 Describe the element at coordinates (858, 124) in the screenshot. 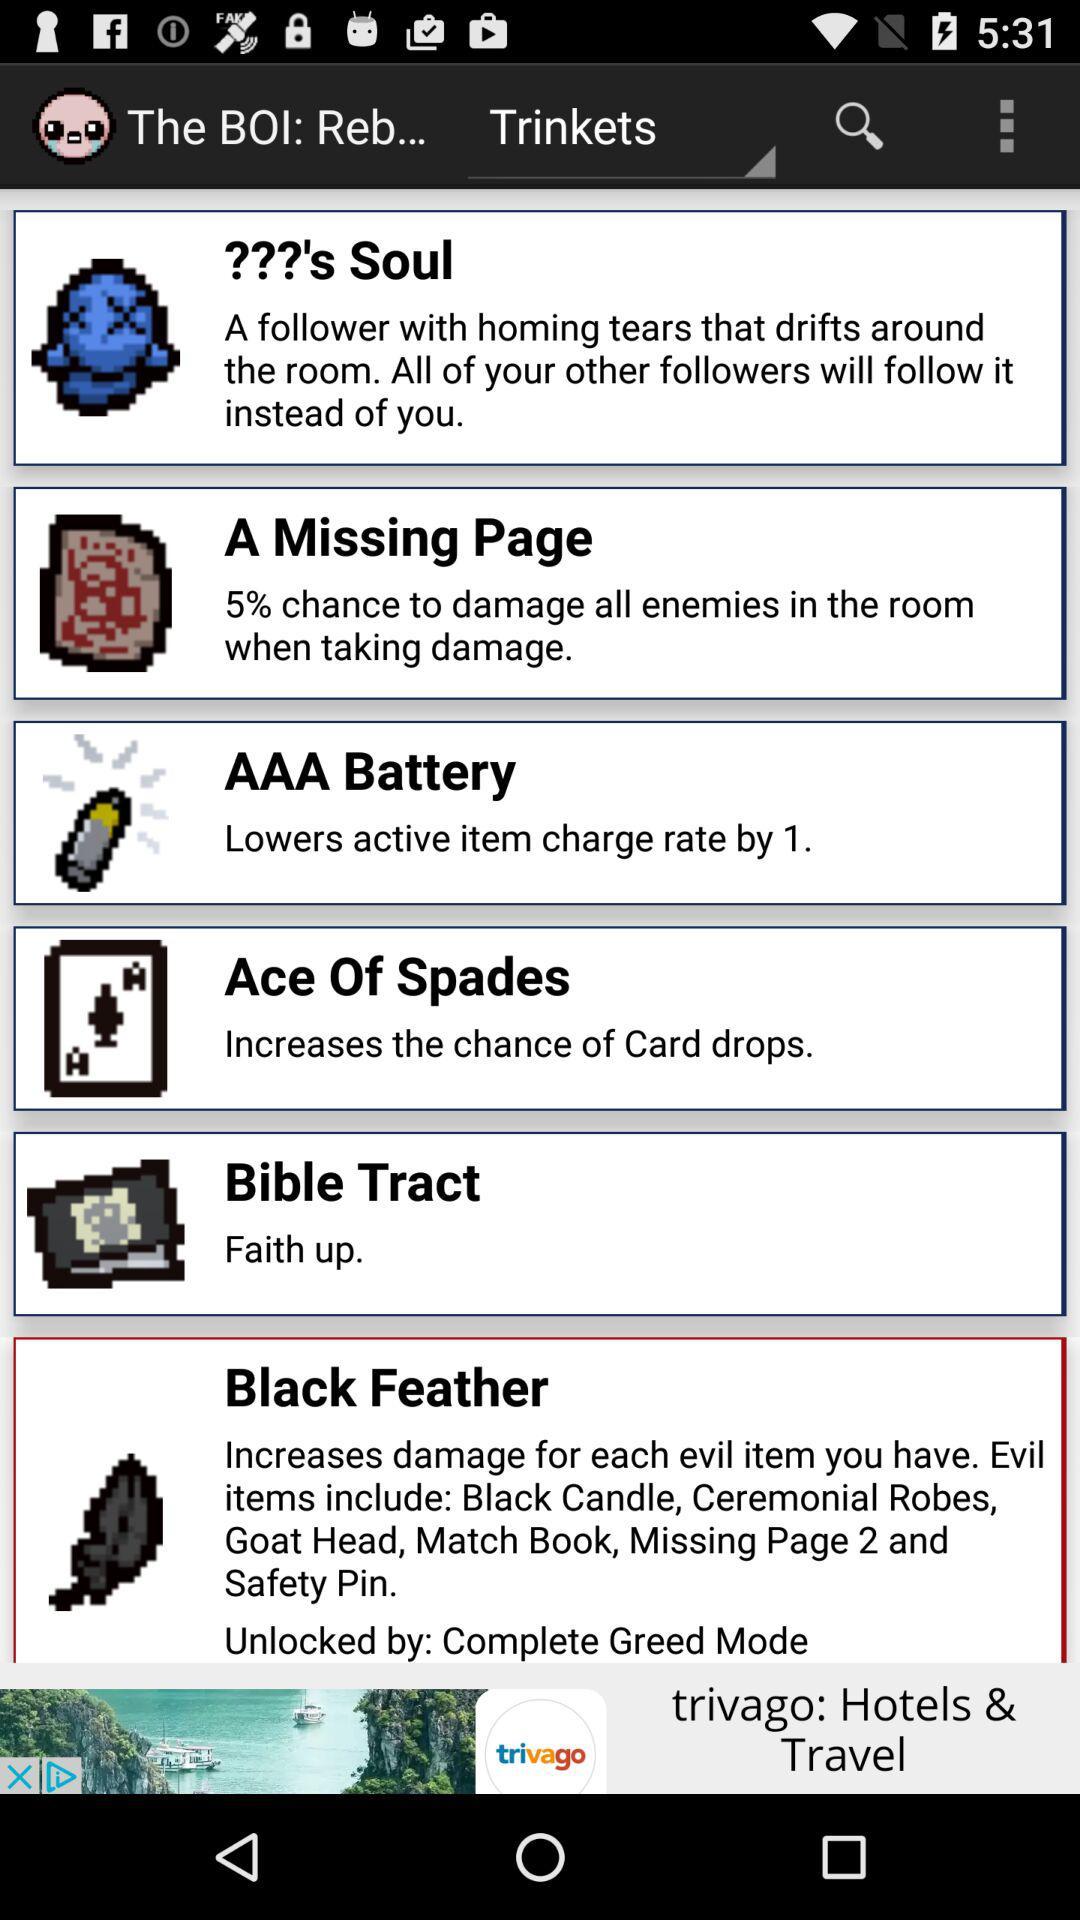

I see `search icon` at that location.